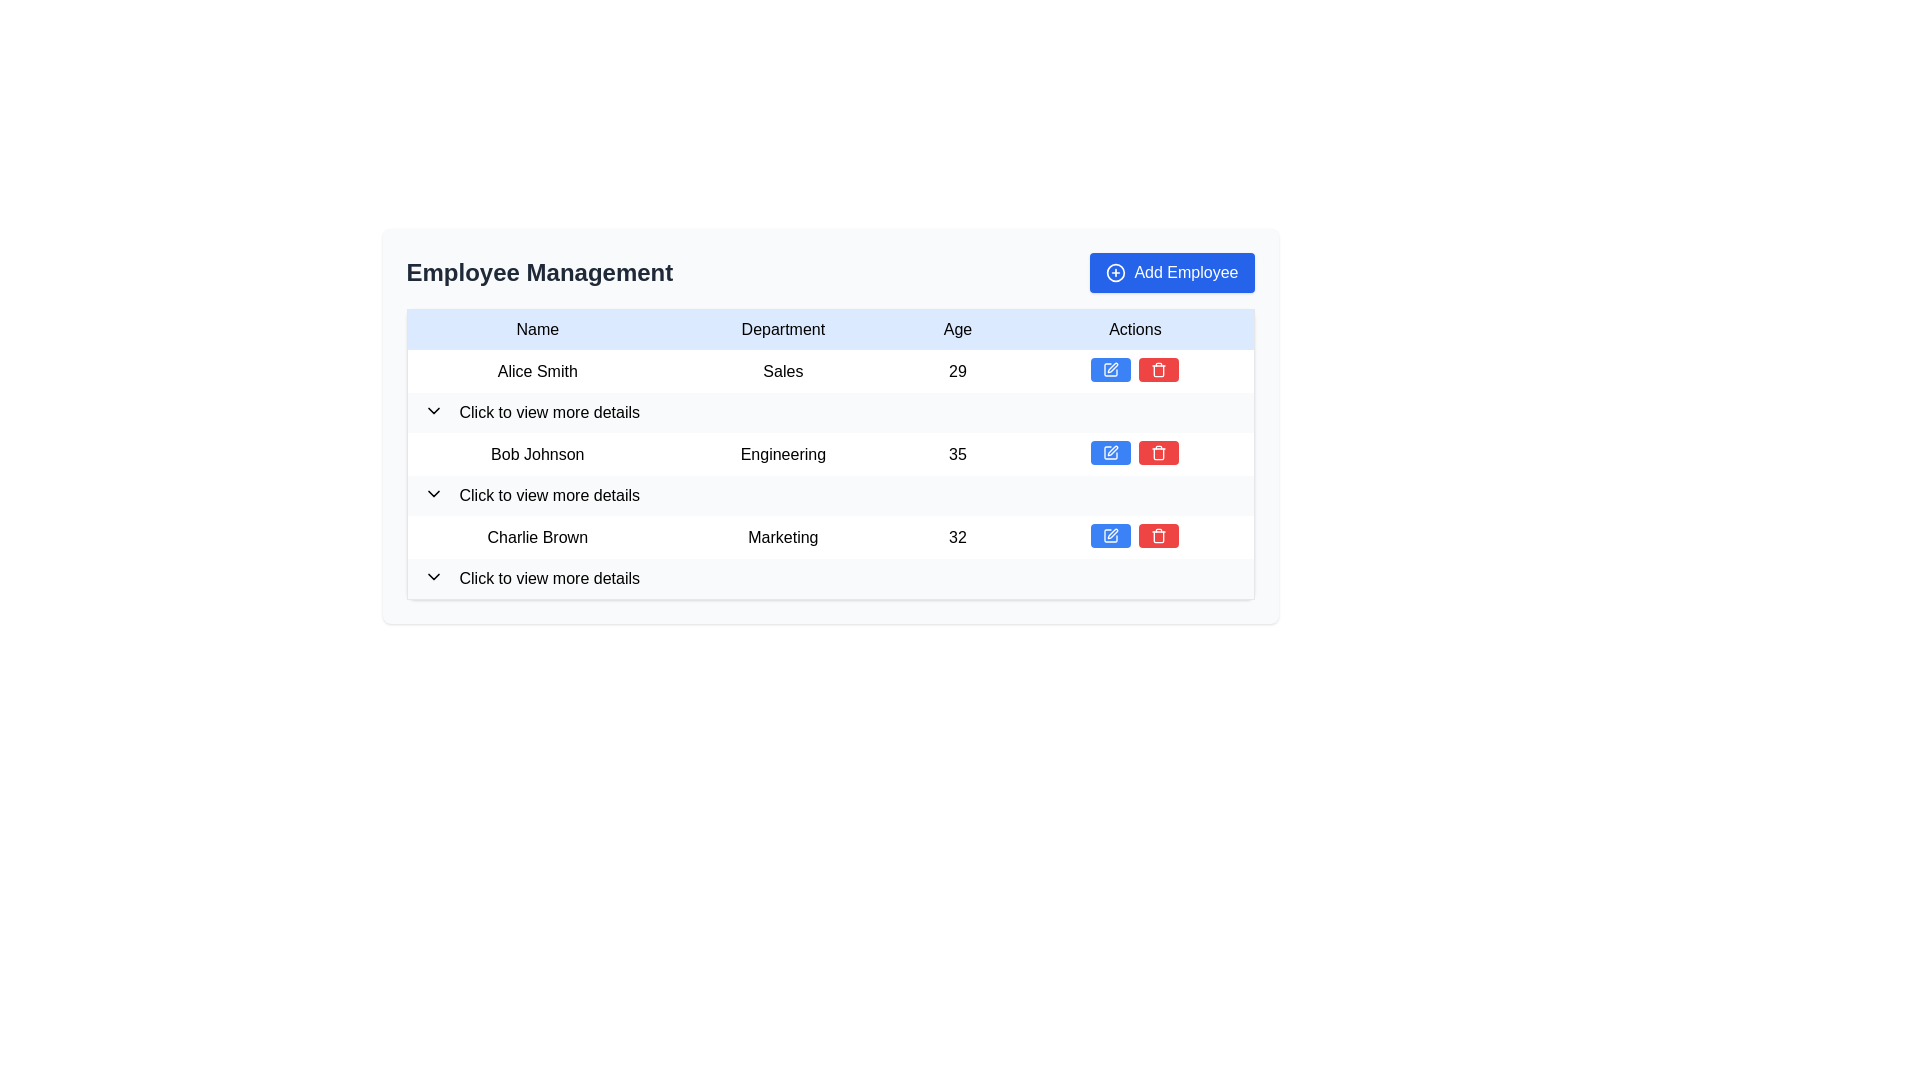 This screenshot has width=1920, height=1080. Describe the element at coordinates (830, 411) in the screenshot. I see `the Expandable row toggle labeled 'Click` at that location.